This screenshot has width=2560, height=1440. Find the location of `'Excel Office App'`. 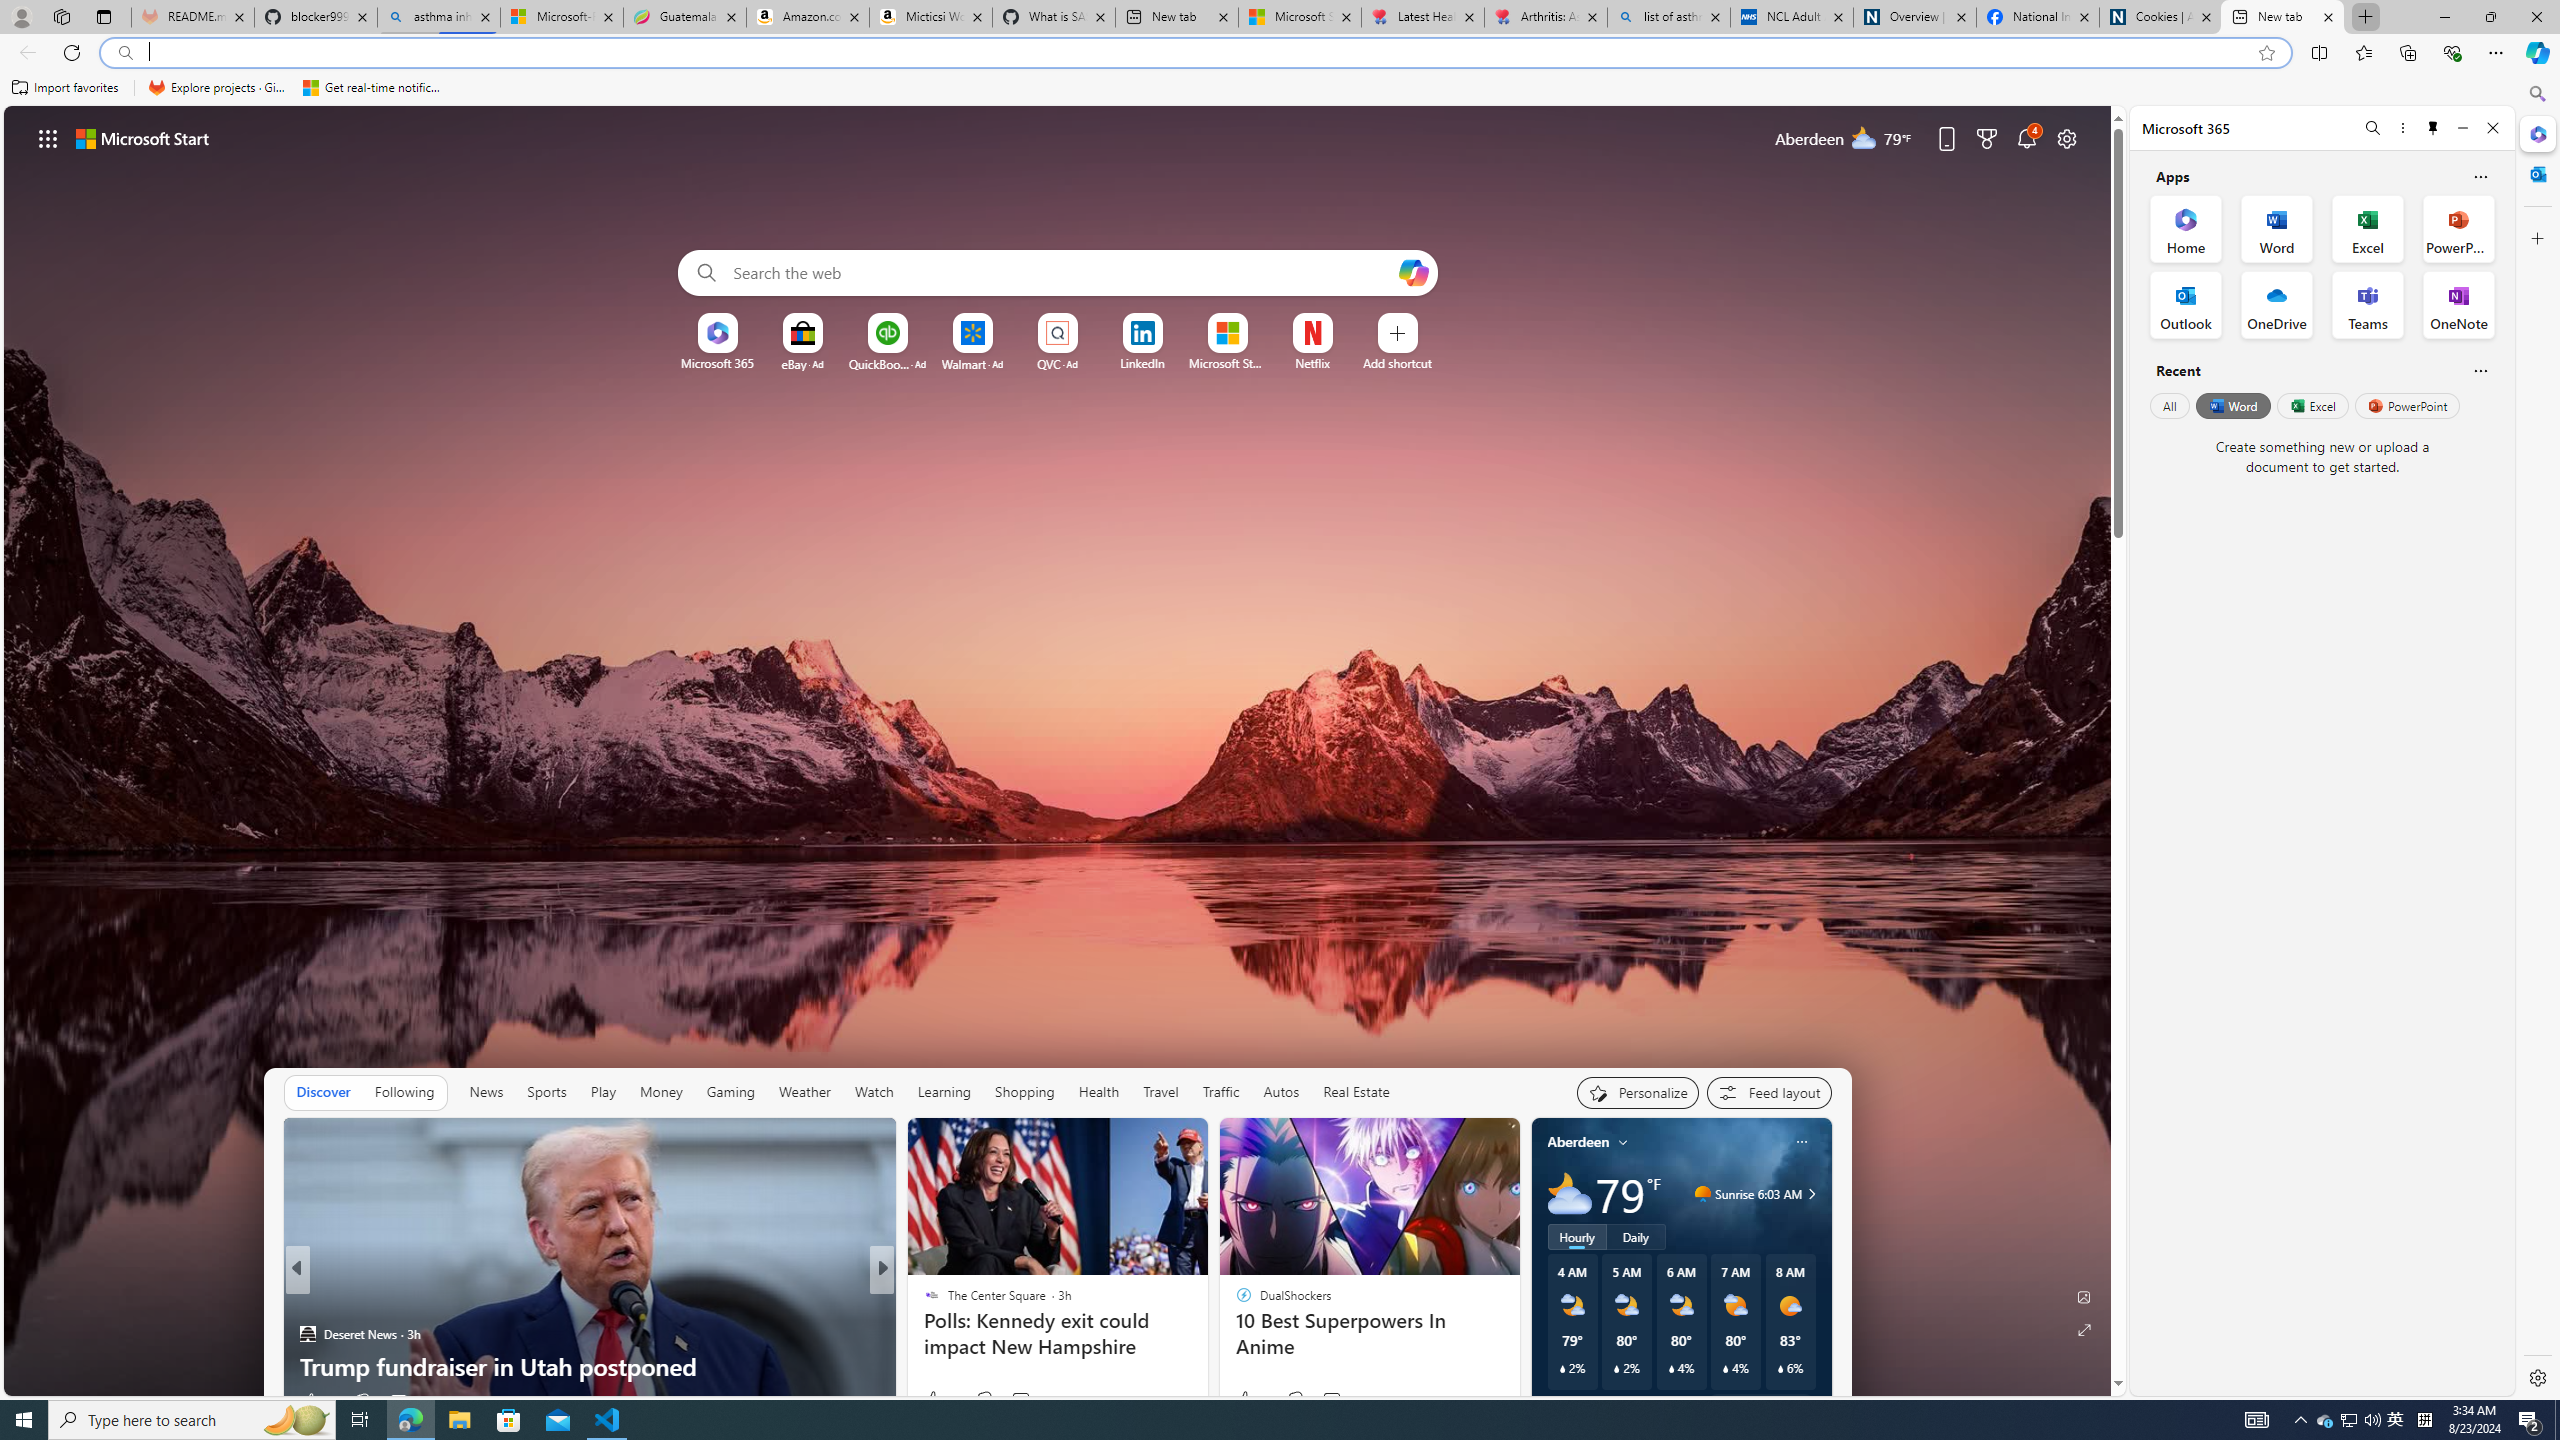

'Excel Office App' is located at coordinates (2368, 227).